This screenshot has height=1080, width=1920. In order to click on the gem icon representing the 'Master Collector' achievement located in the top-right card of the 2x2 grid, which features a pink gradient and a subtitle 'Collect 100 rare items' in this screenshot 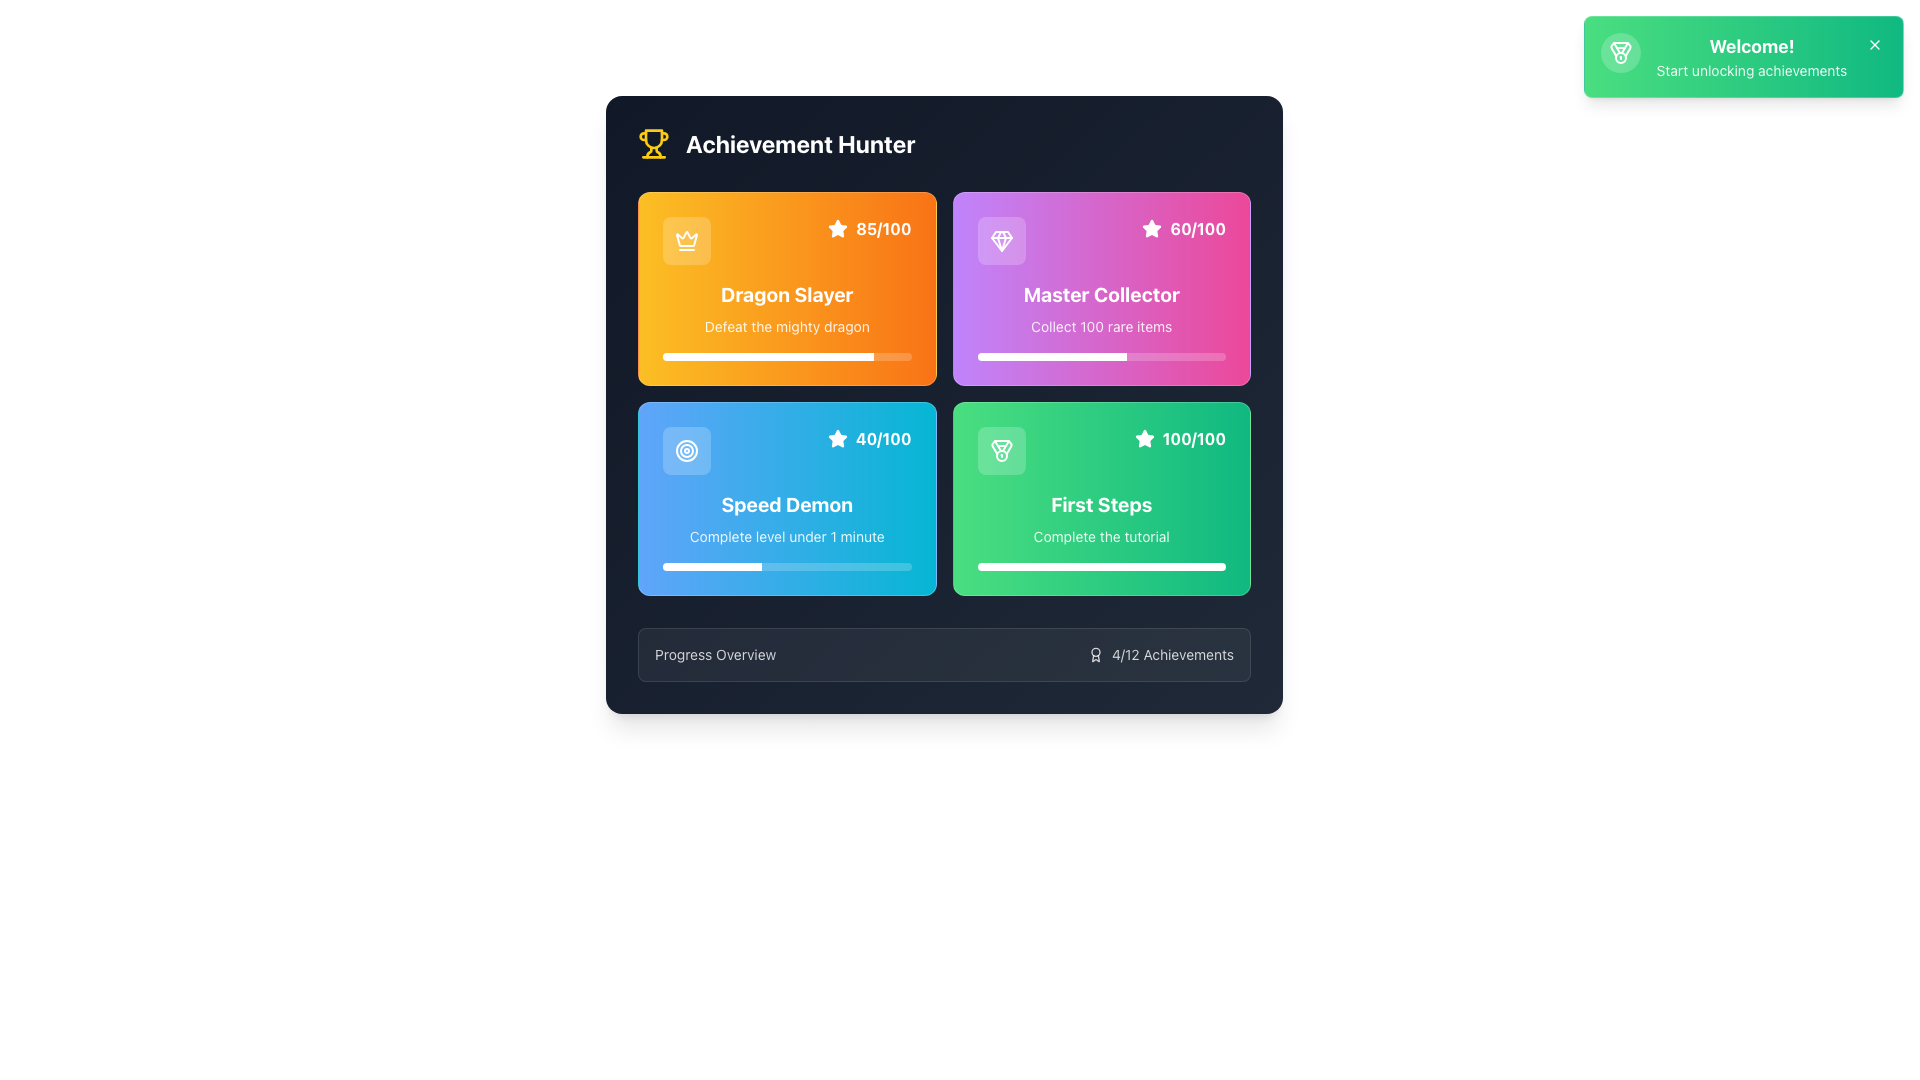, I will do `click(1001, 239)`.